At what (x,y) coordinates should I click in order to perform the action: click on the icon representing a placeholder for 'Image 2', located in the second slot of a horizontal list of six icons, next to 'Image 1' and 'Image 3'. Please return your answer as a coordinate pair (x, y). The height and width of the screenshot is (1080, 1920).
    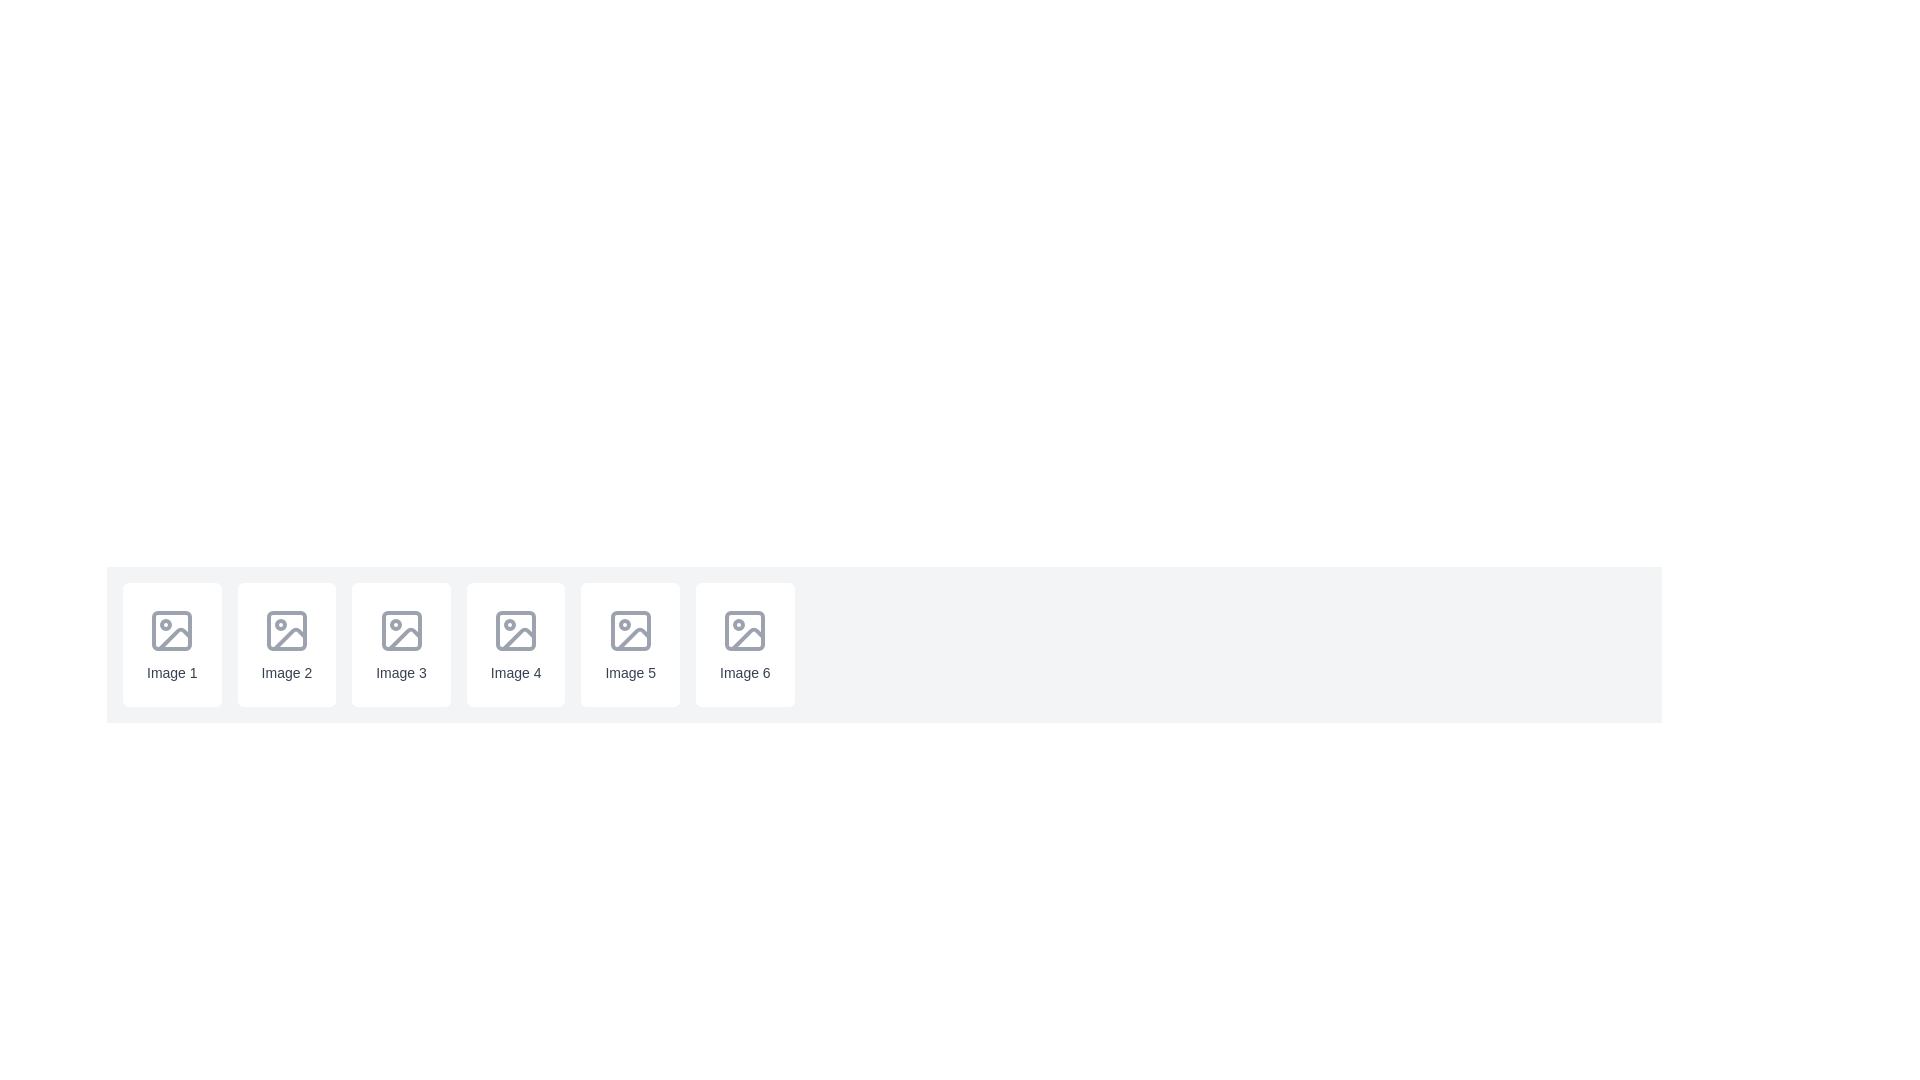
    Looking at the image, I should click on (285, 631).